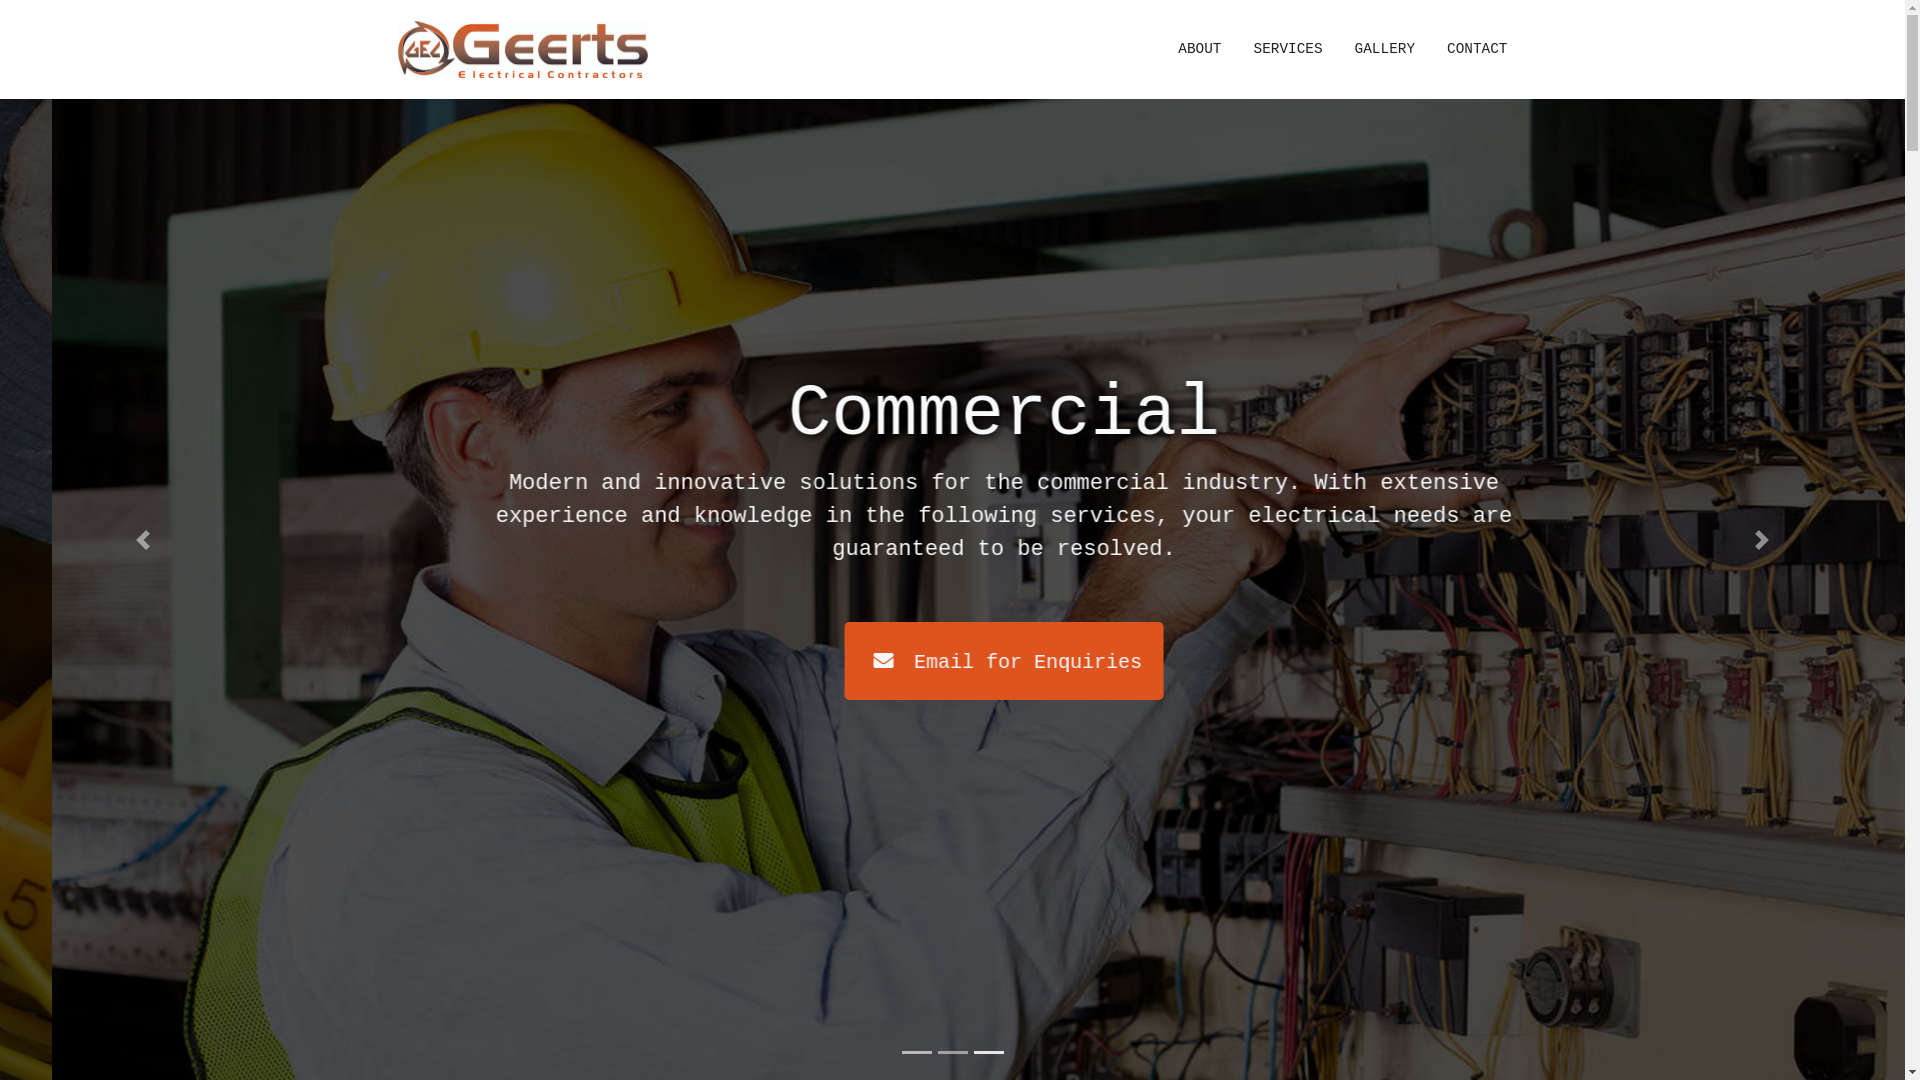 The height and width of the screenshot is (1080, 1920). I want to click on 'GALLERY', so click(1384, 49).